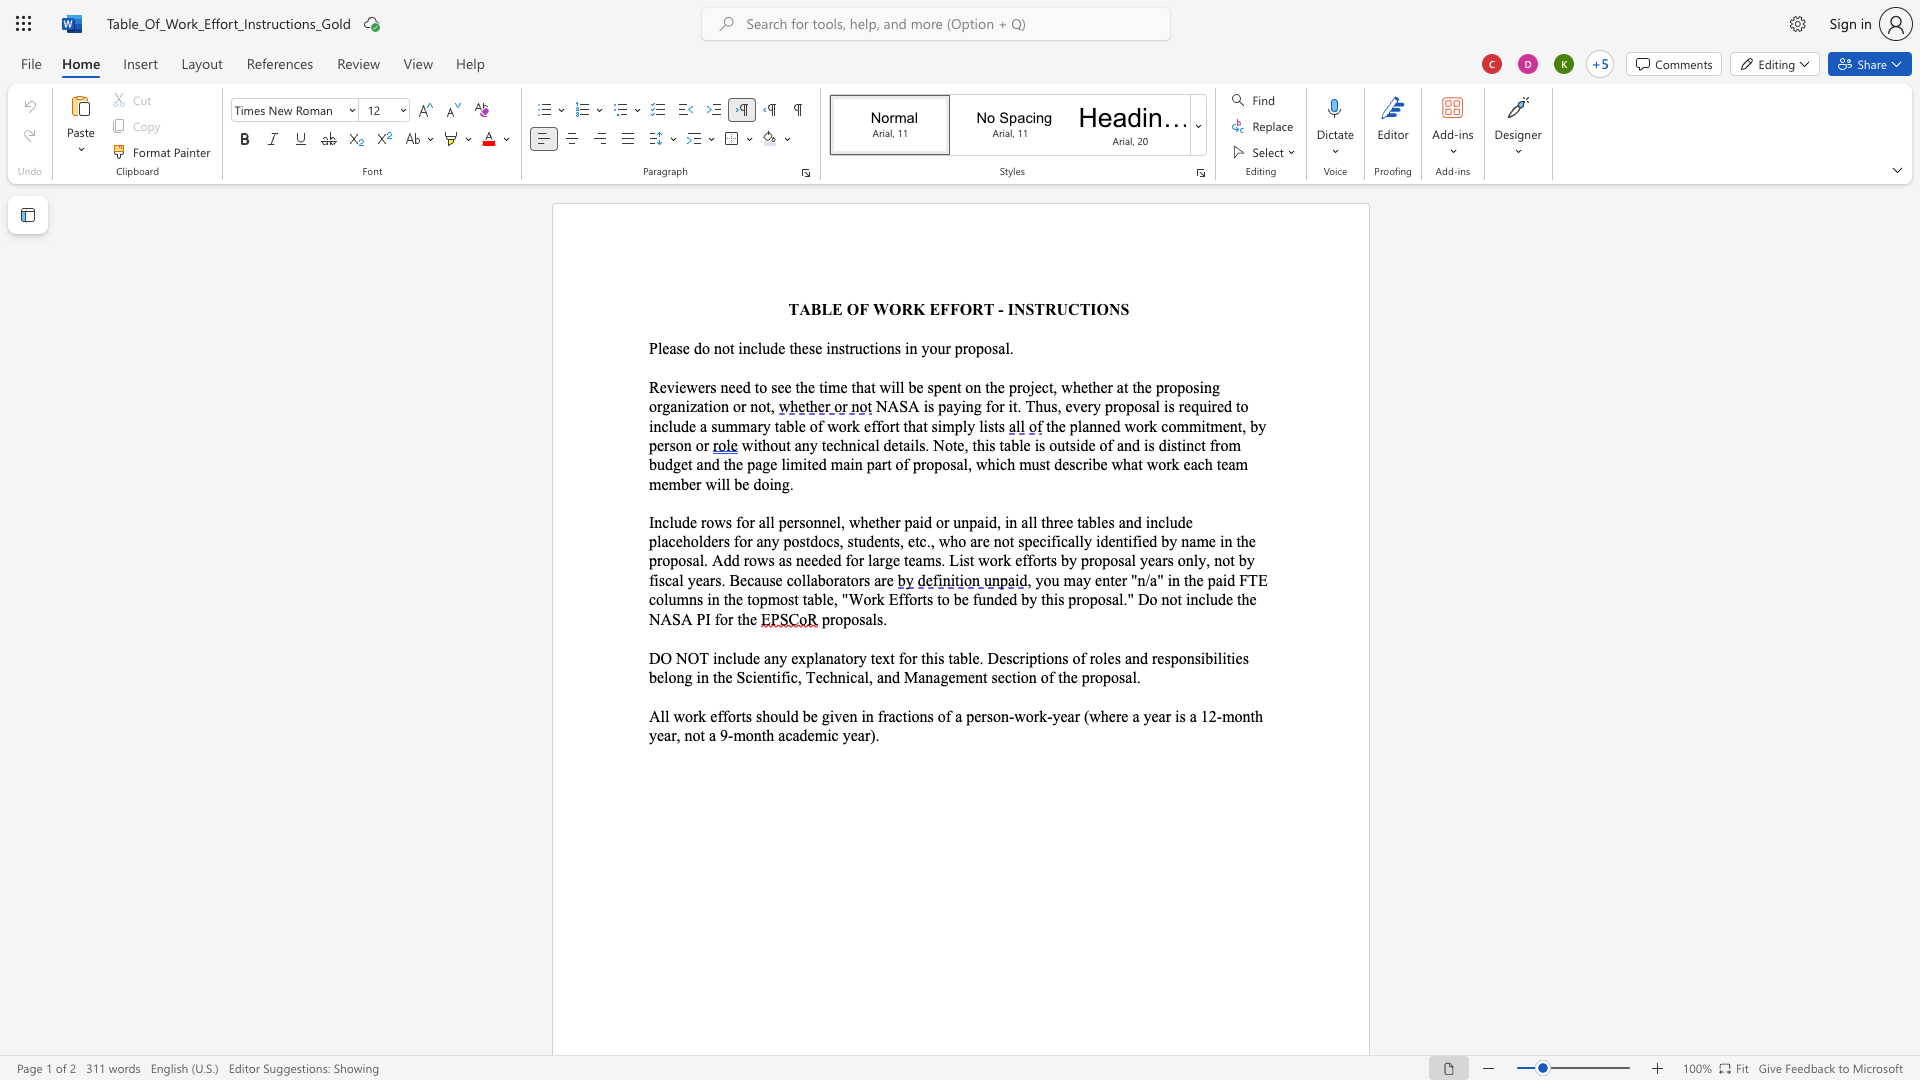 This screenshot has height=1080, width=1920. I want to click on the space between the continuous character "d" and "e" in the text, so click(1107, 541).